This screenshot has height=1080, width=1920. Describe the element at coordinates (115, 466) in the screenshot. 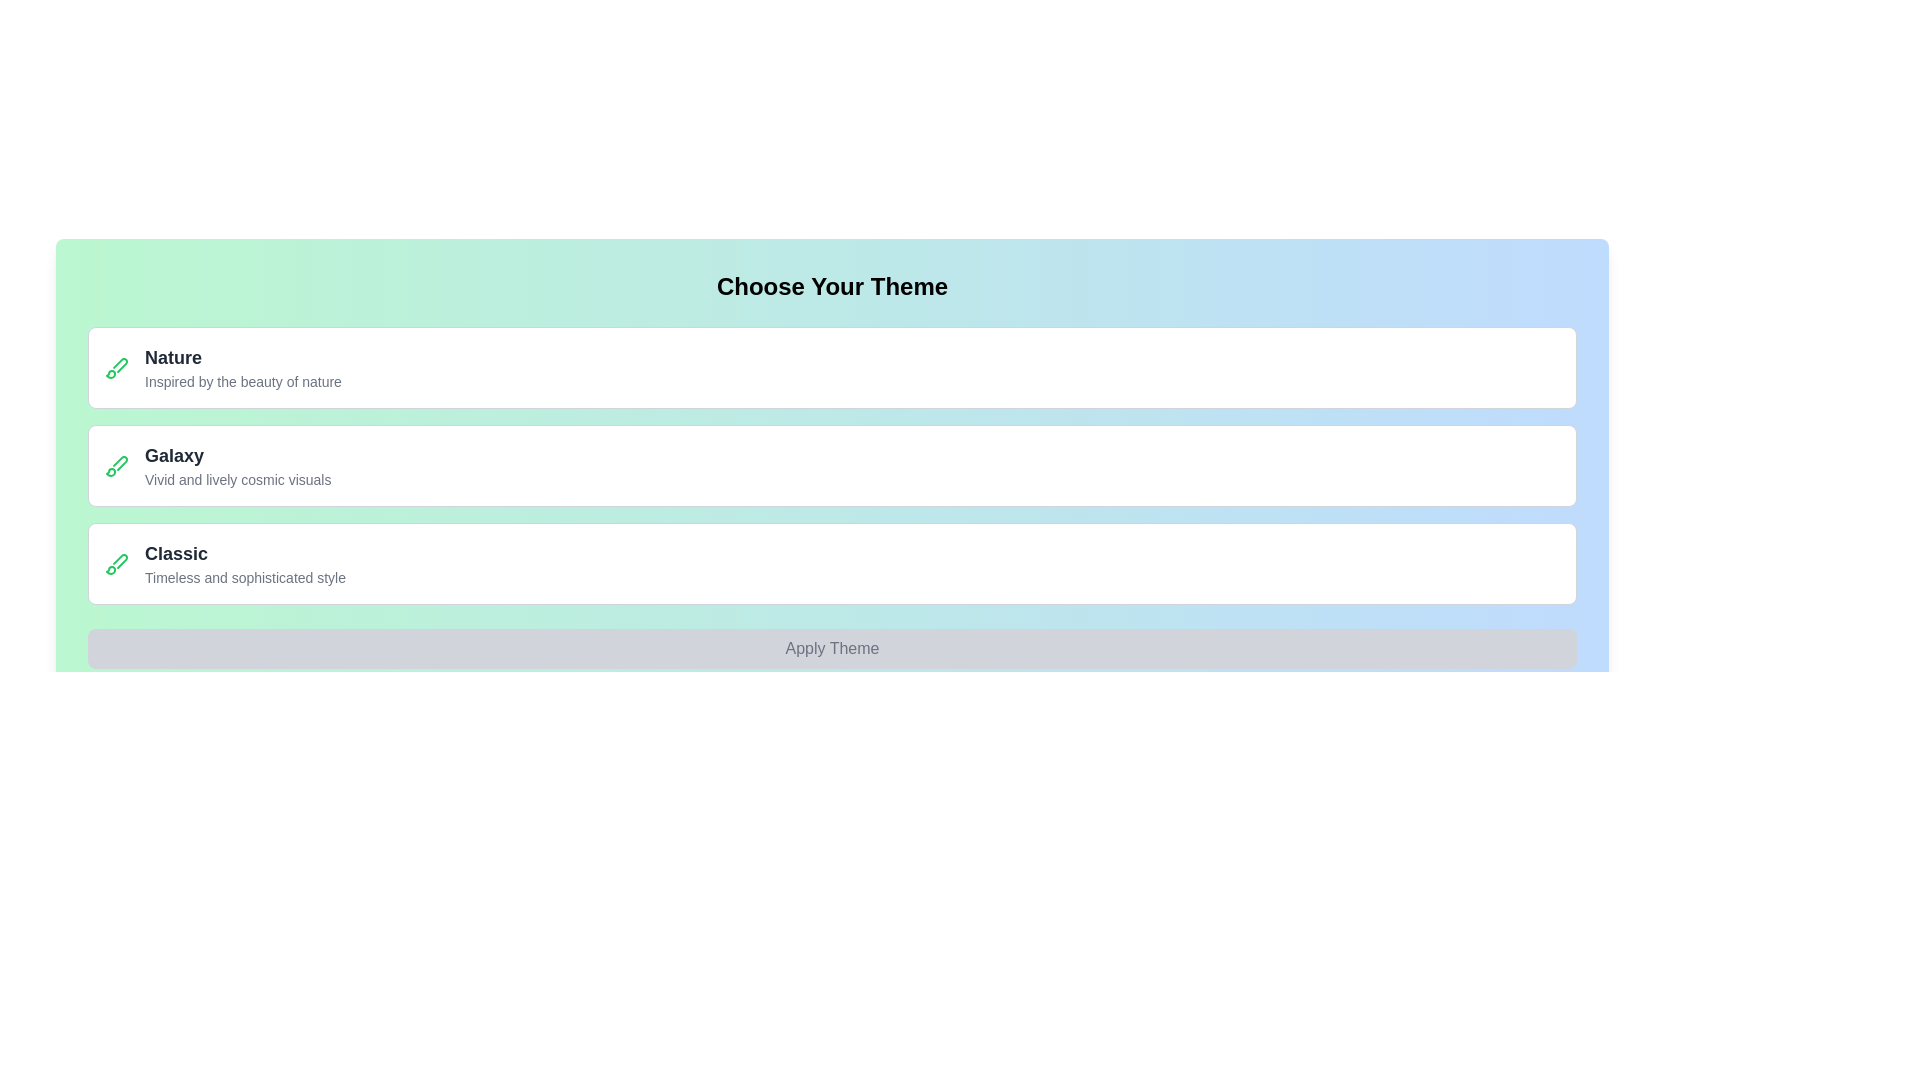

I see `the graphic icon resembling a brush, which is styled in green and located to the left of the text within the rectangular card titled 'Galaxy'` at that location.